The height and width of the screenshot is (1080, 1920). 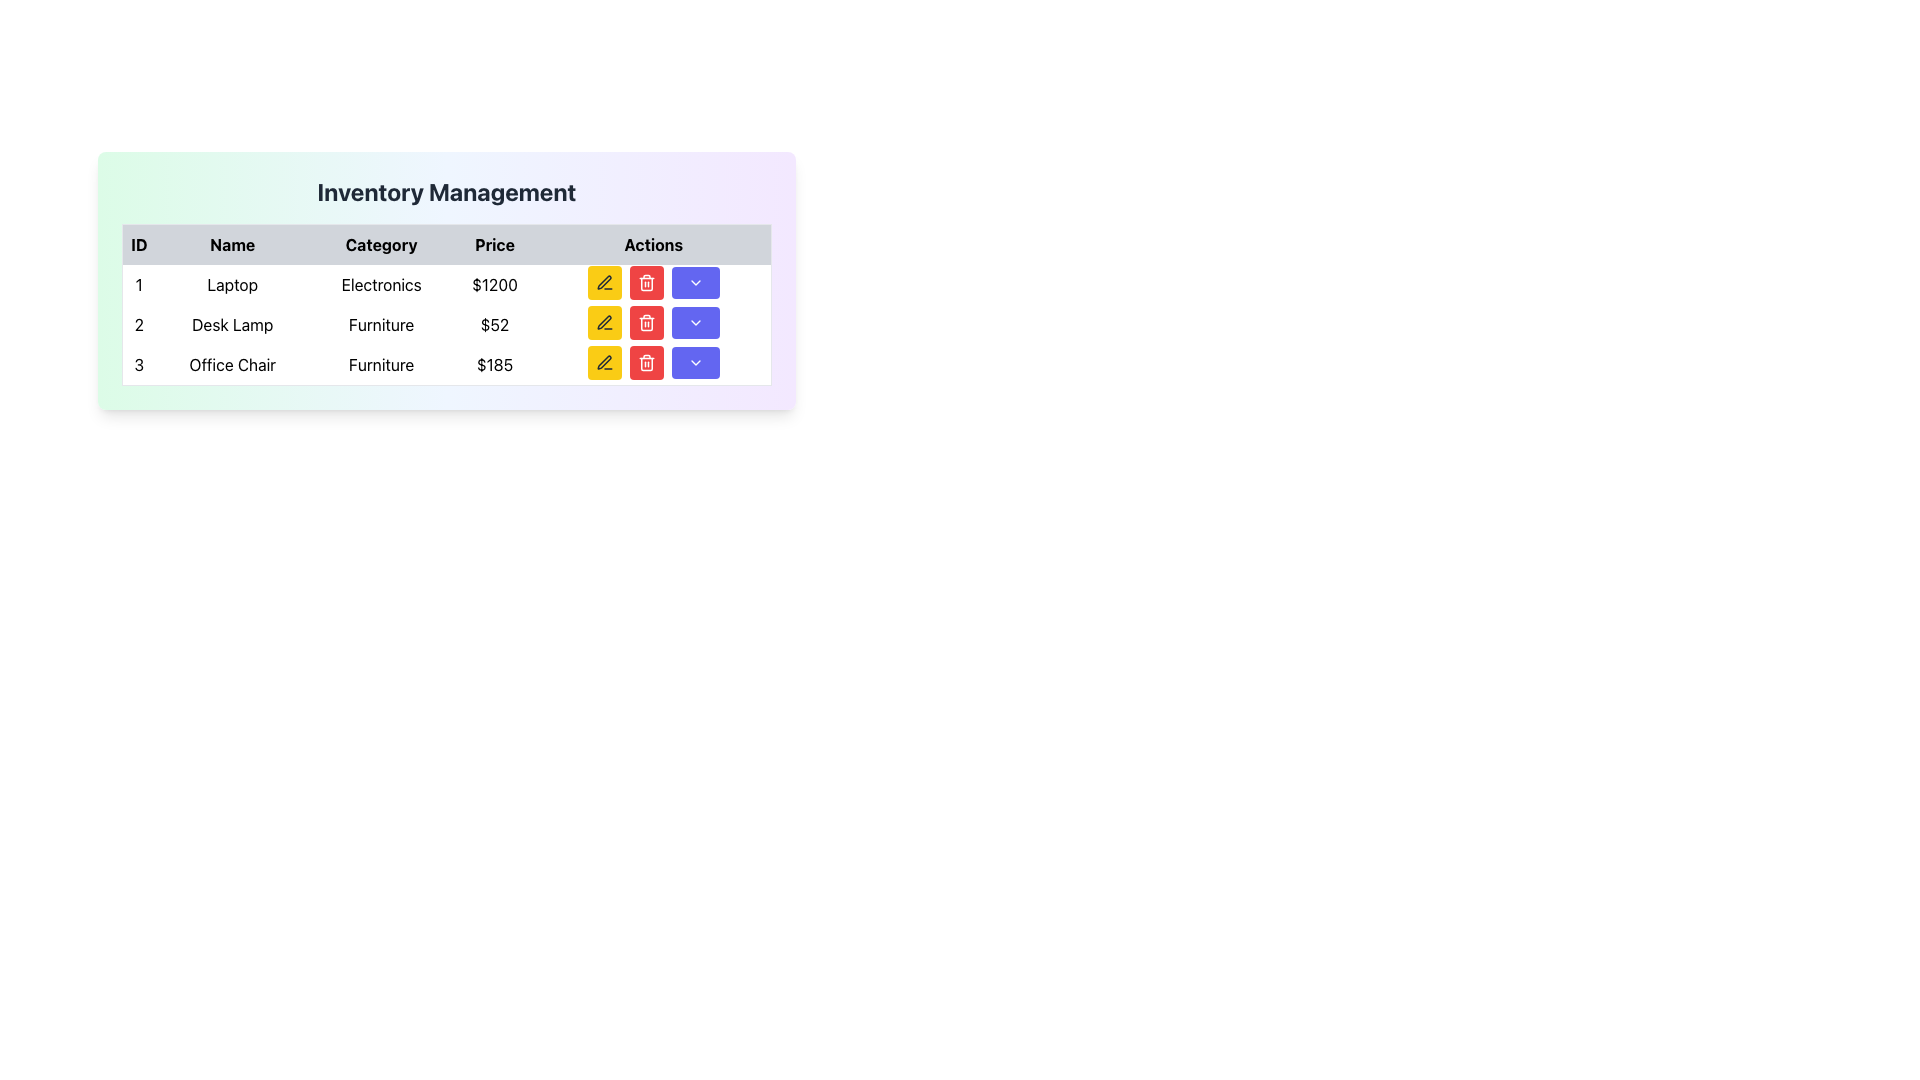 What do you see at coordinates (232, 243) in the screenshot?
I see `the 'Name' text label in the header row of the data table, which is the second cell from the left` at bounding box center [232, 243].